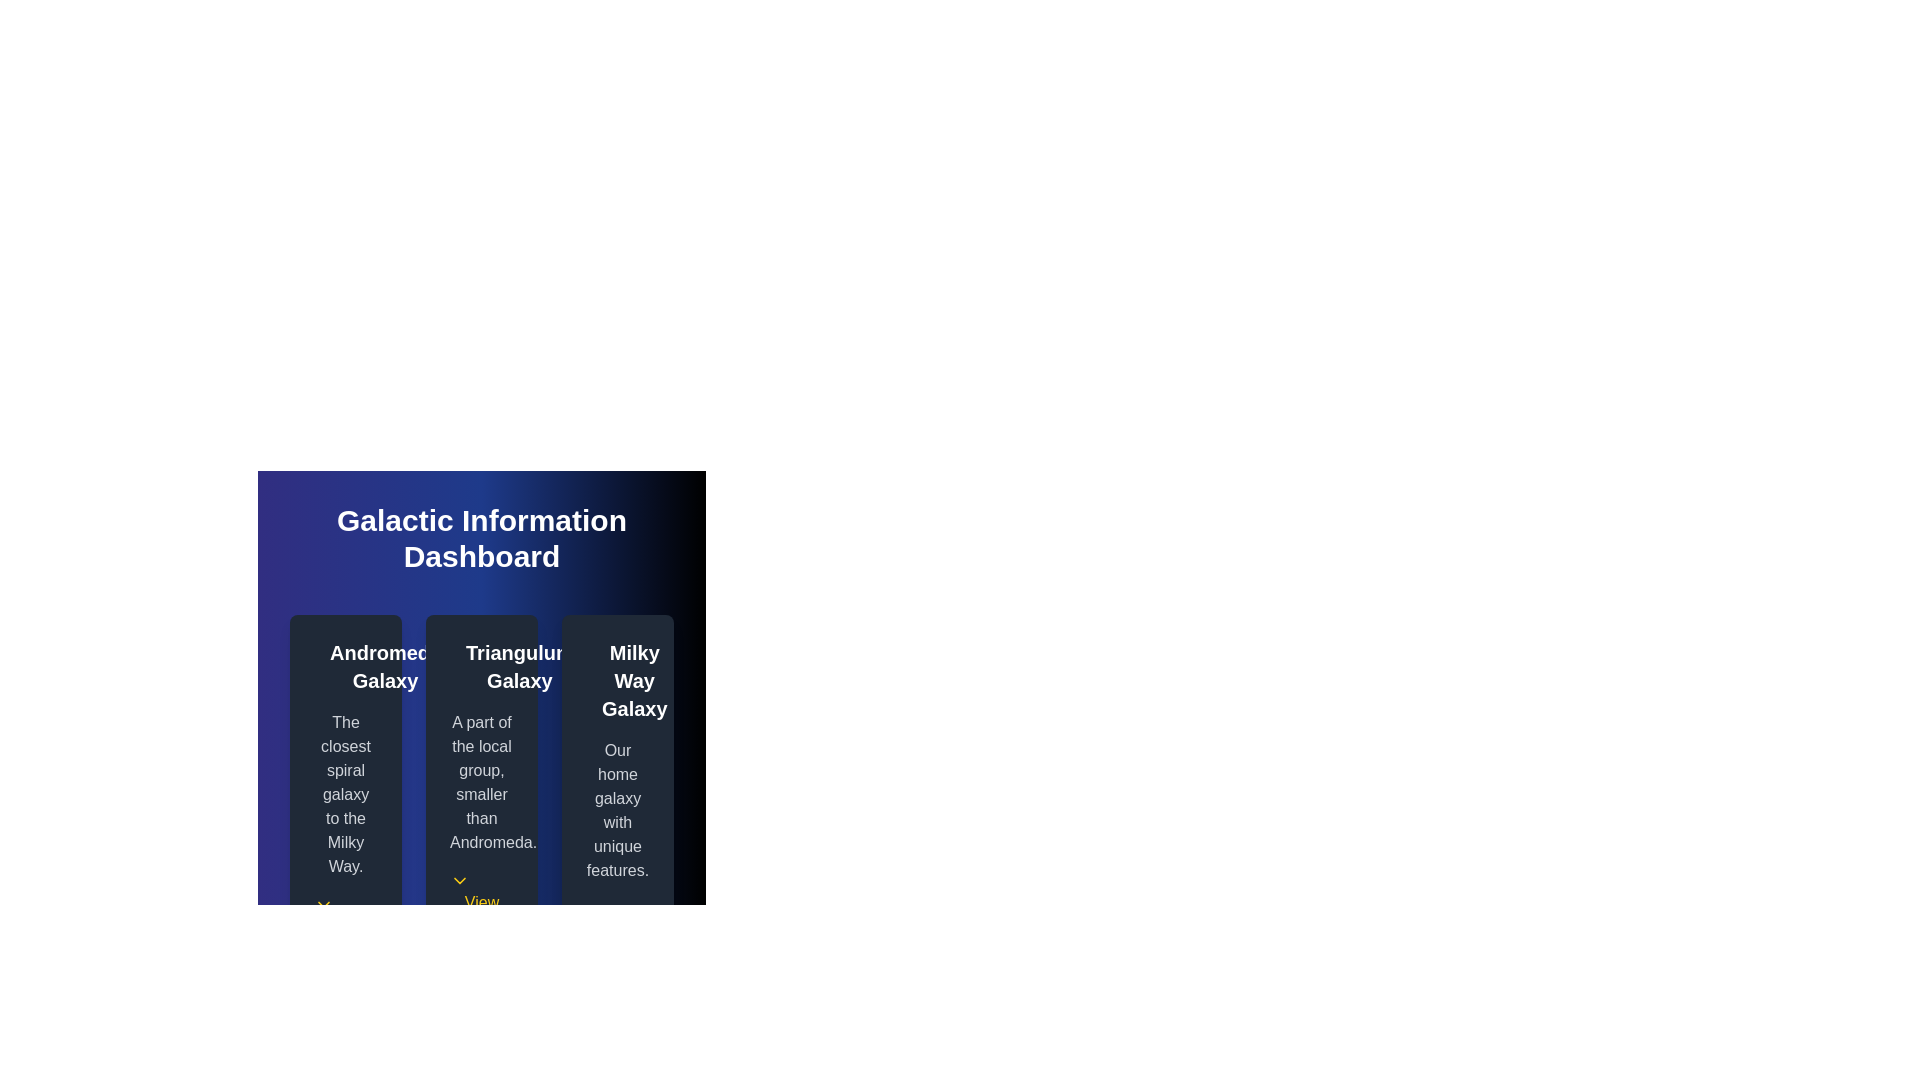 This screenshot has height=1080, width=1920. What do you see at coordinates (385, 667) in the screenshot?
I see `the text label displaying 'Andromeda Galaxy' in a large, bold serif font, which is prominently positioned at the top of its column` at bounding box center [385, 667].